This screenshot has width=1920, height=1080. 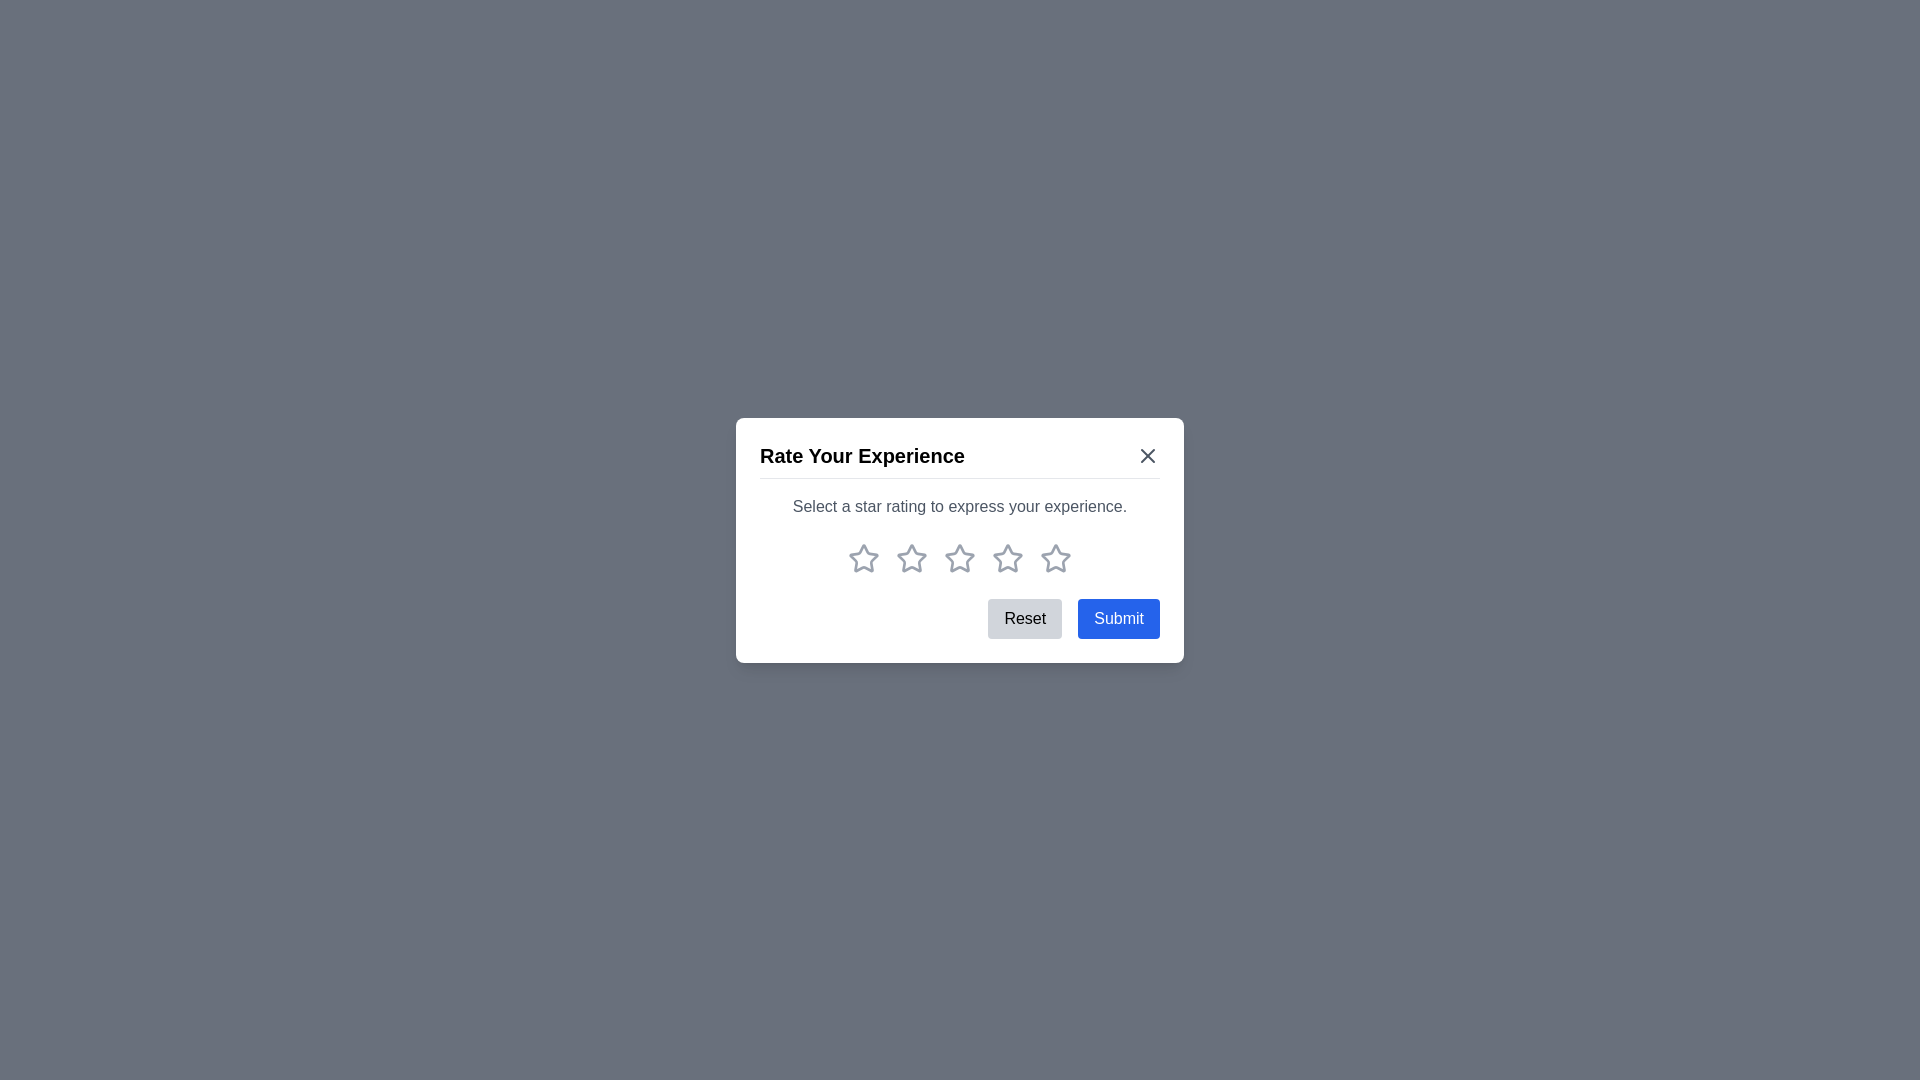 What do you see at coordinates (864, 558) in the screenshot?
I see `the rating to 1 stars by clicking on the corresponding star` at bounding box center [864, 558].